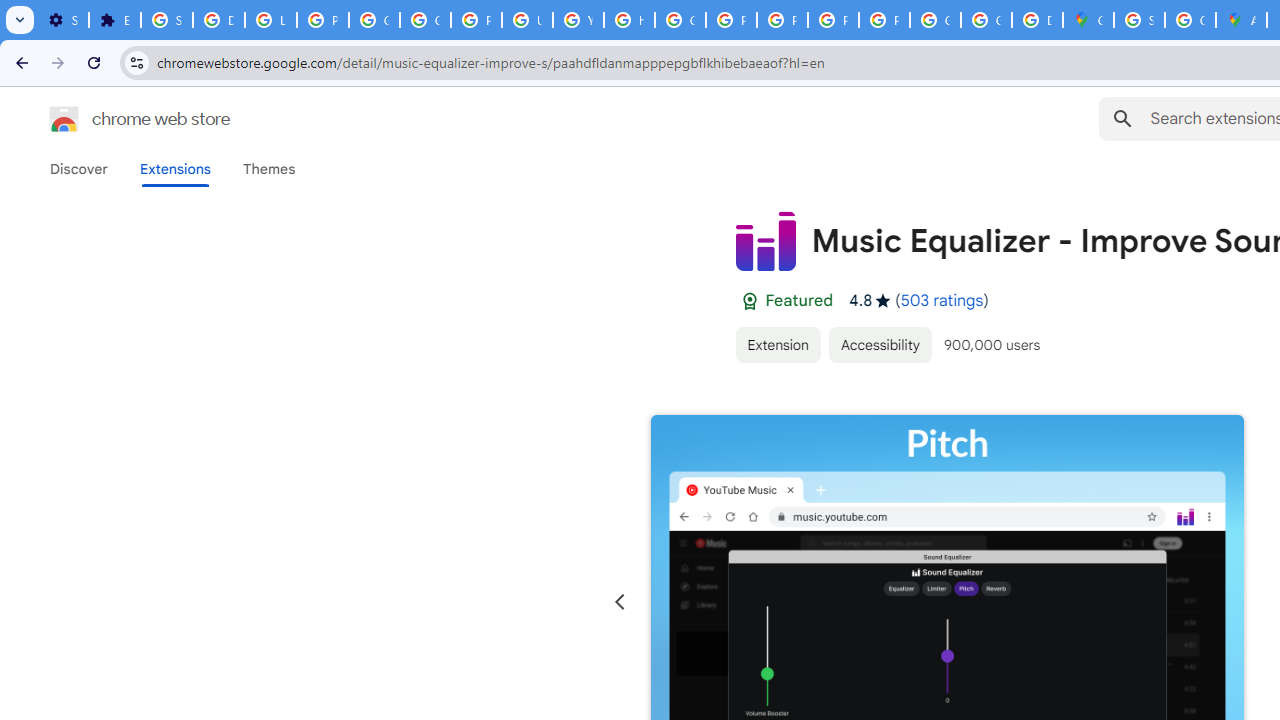 This screenshot has width=1280, height=720. I want to click on 'Accessibility', so click(880, 343).